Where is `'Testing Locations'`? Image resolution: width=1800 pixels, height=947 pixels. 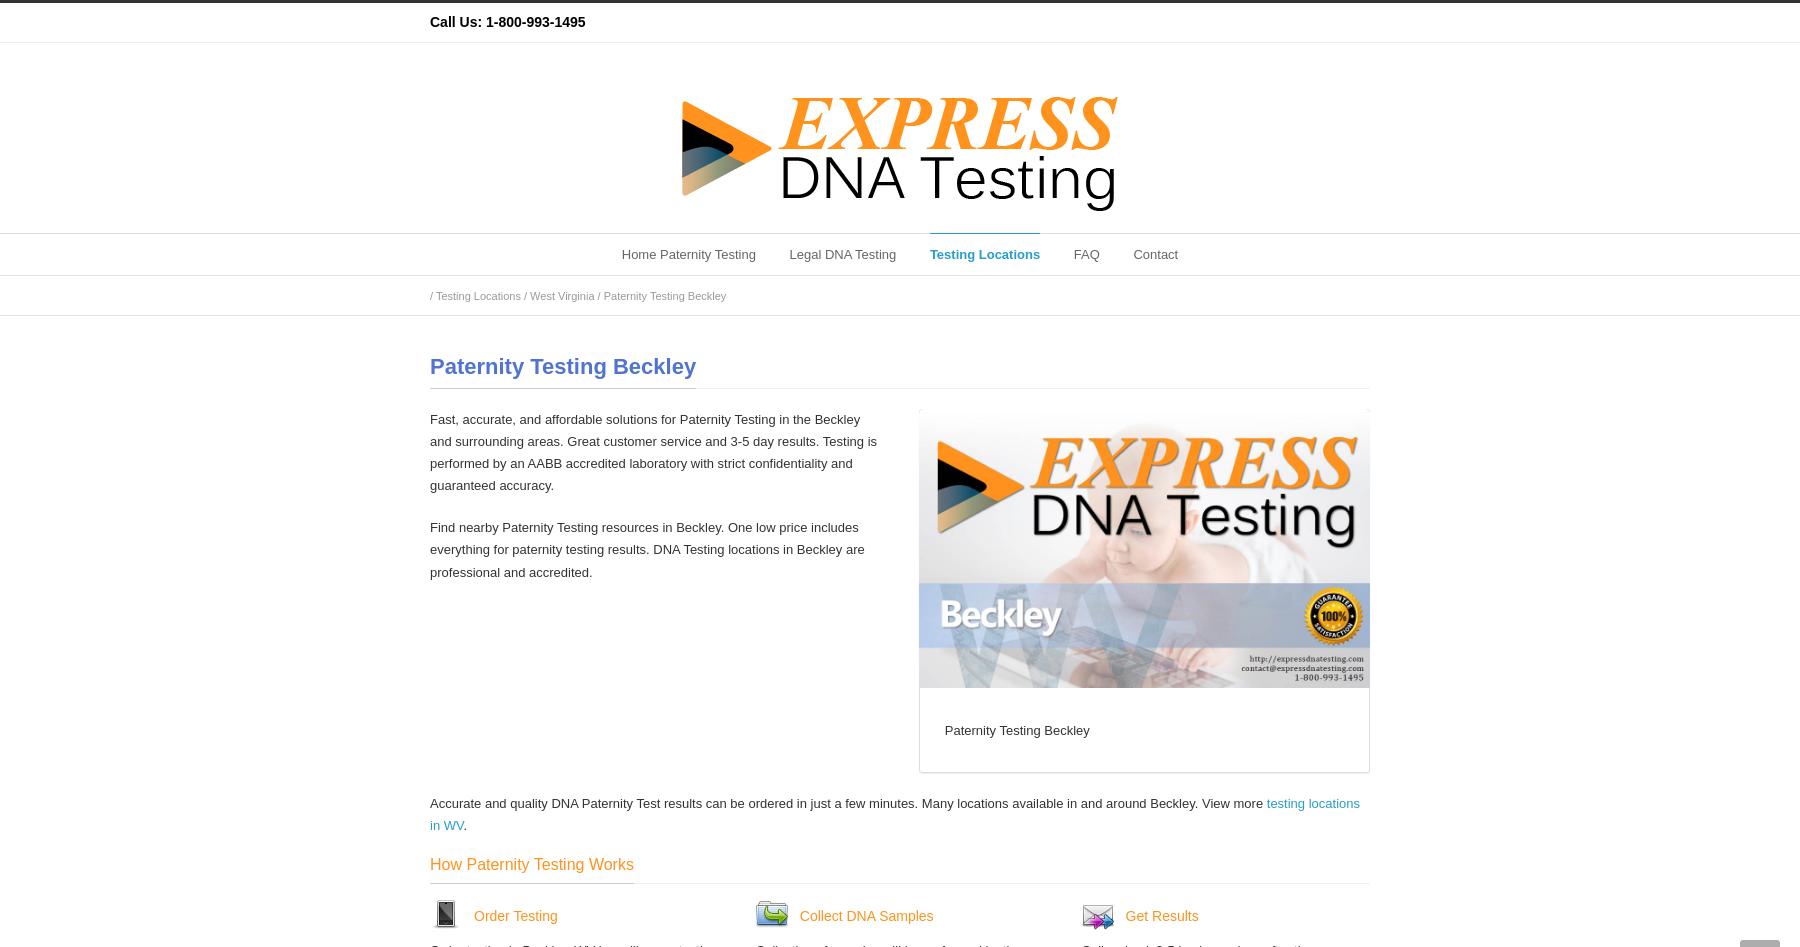 'Testing Locations' is located at coordinates (983, 254).